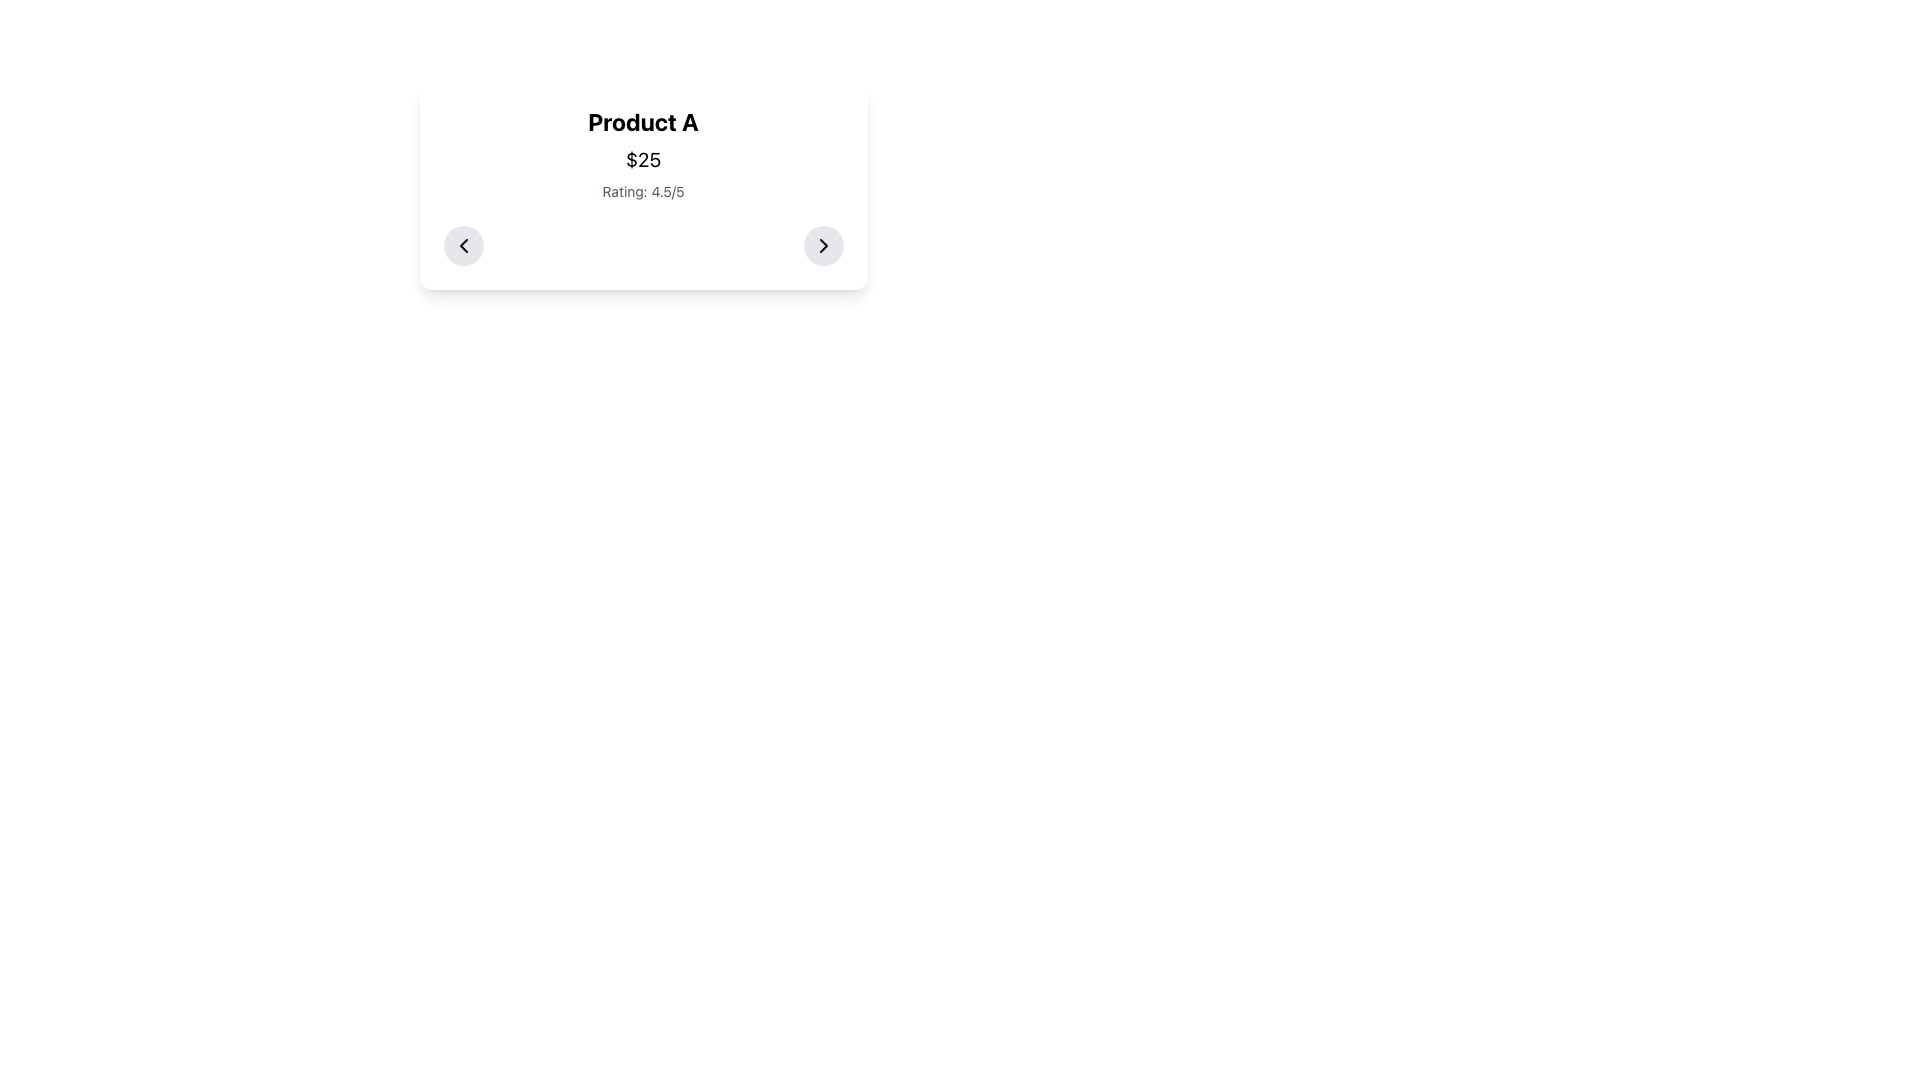 This screenshot has height=1080, width=1920. What do you see at coordinates (823, 245) in the screenshot?
I see `the circular button with a light gray background and a black chevron pointing to the right` at bounding box center [823, 245].